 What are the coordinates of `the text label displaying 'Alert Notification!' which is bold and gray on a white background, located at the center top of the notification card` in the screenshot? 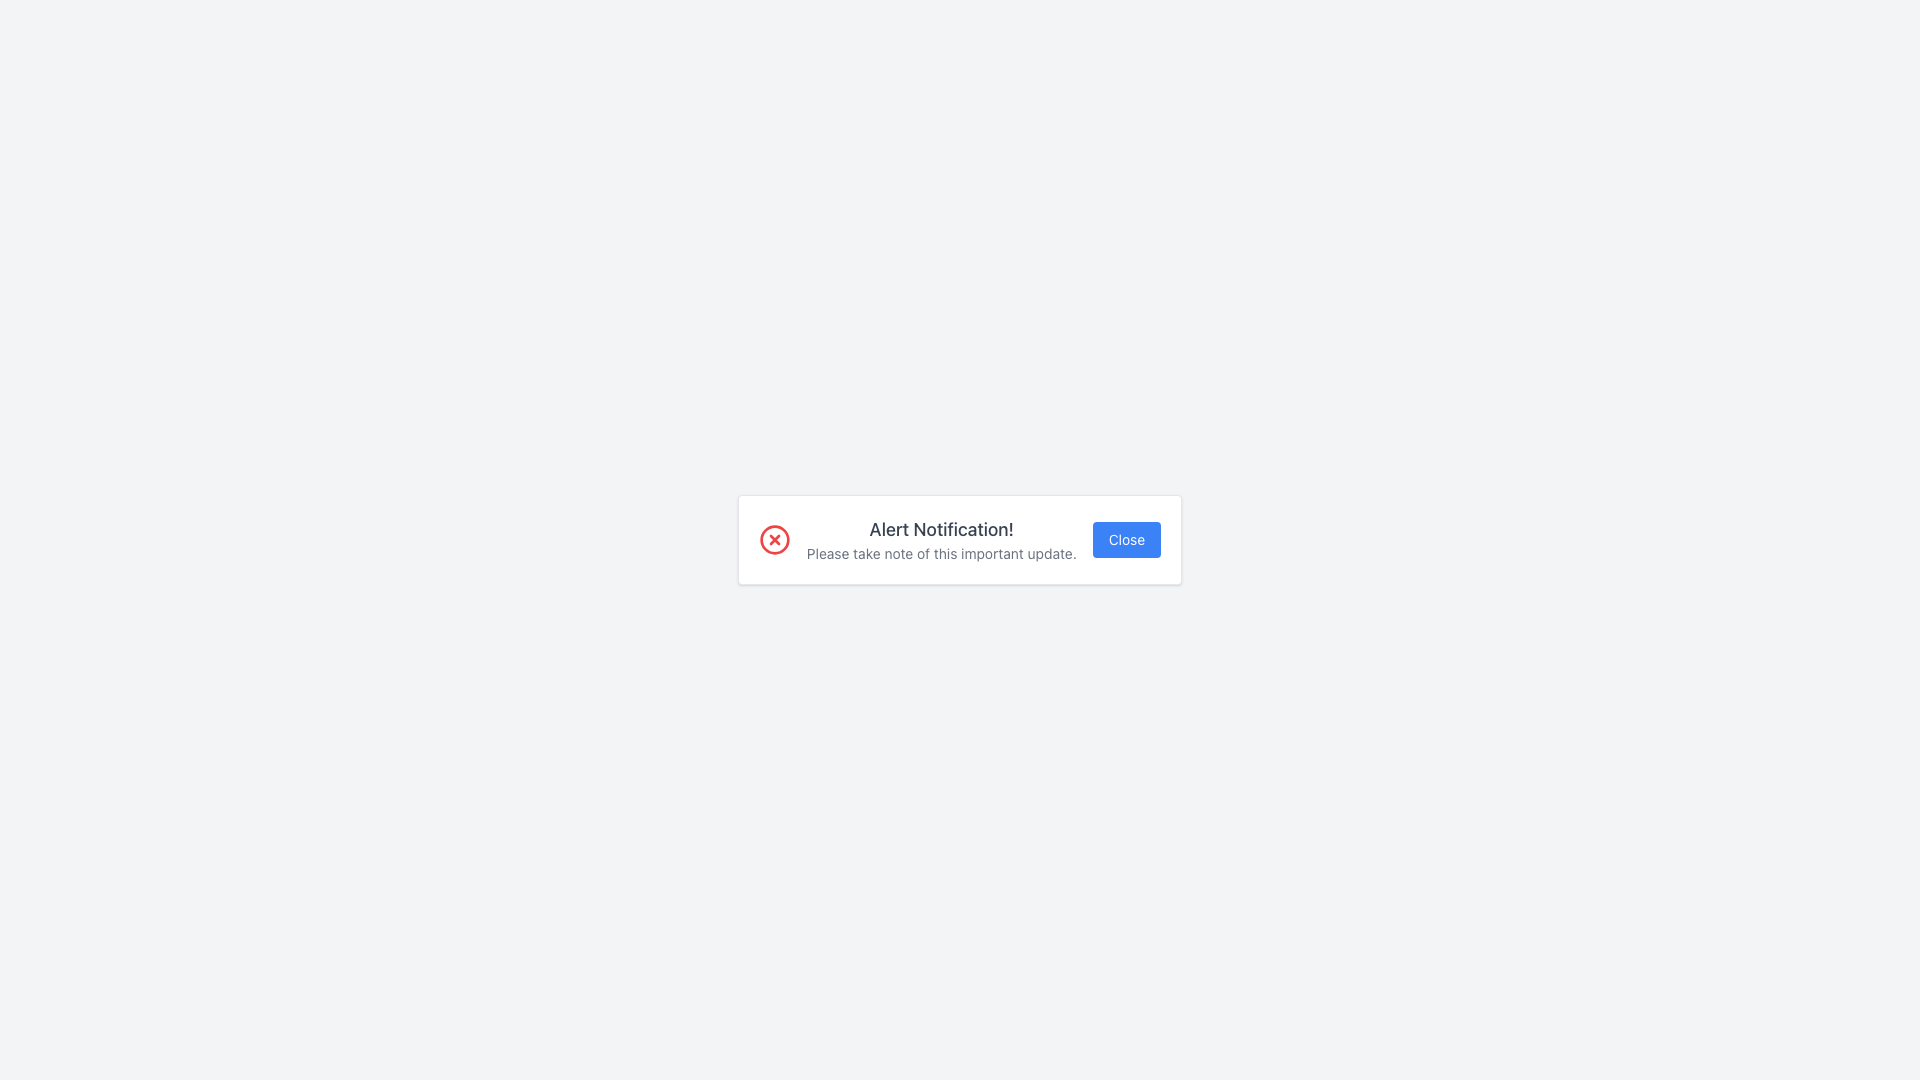 It's located at (940, 528).